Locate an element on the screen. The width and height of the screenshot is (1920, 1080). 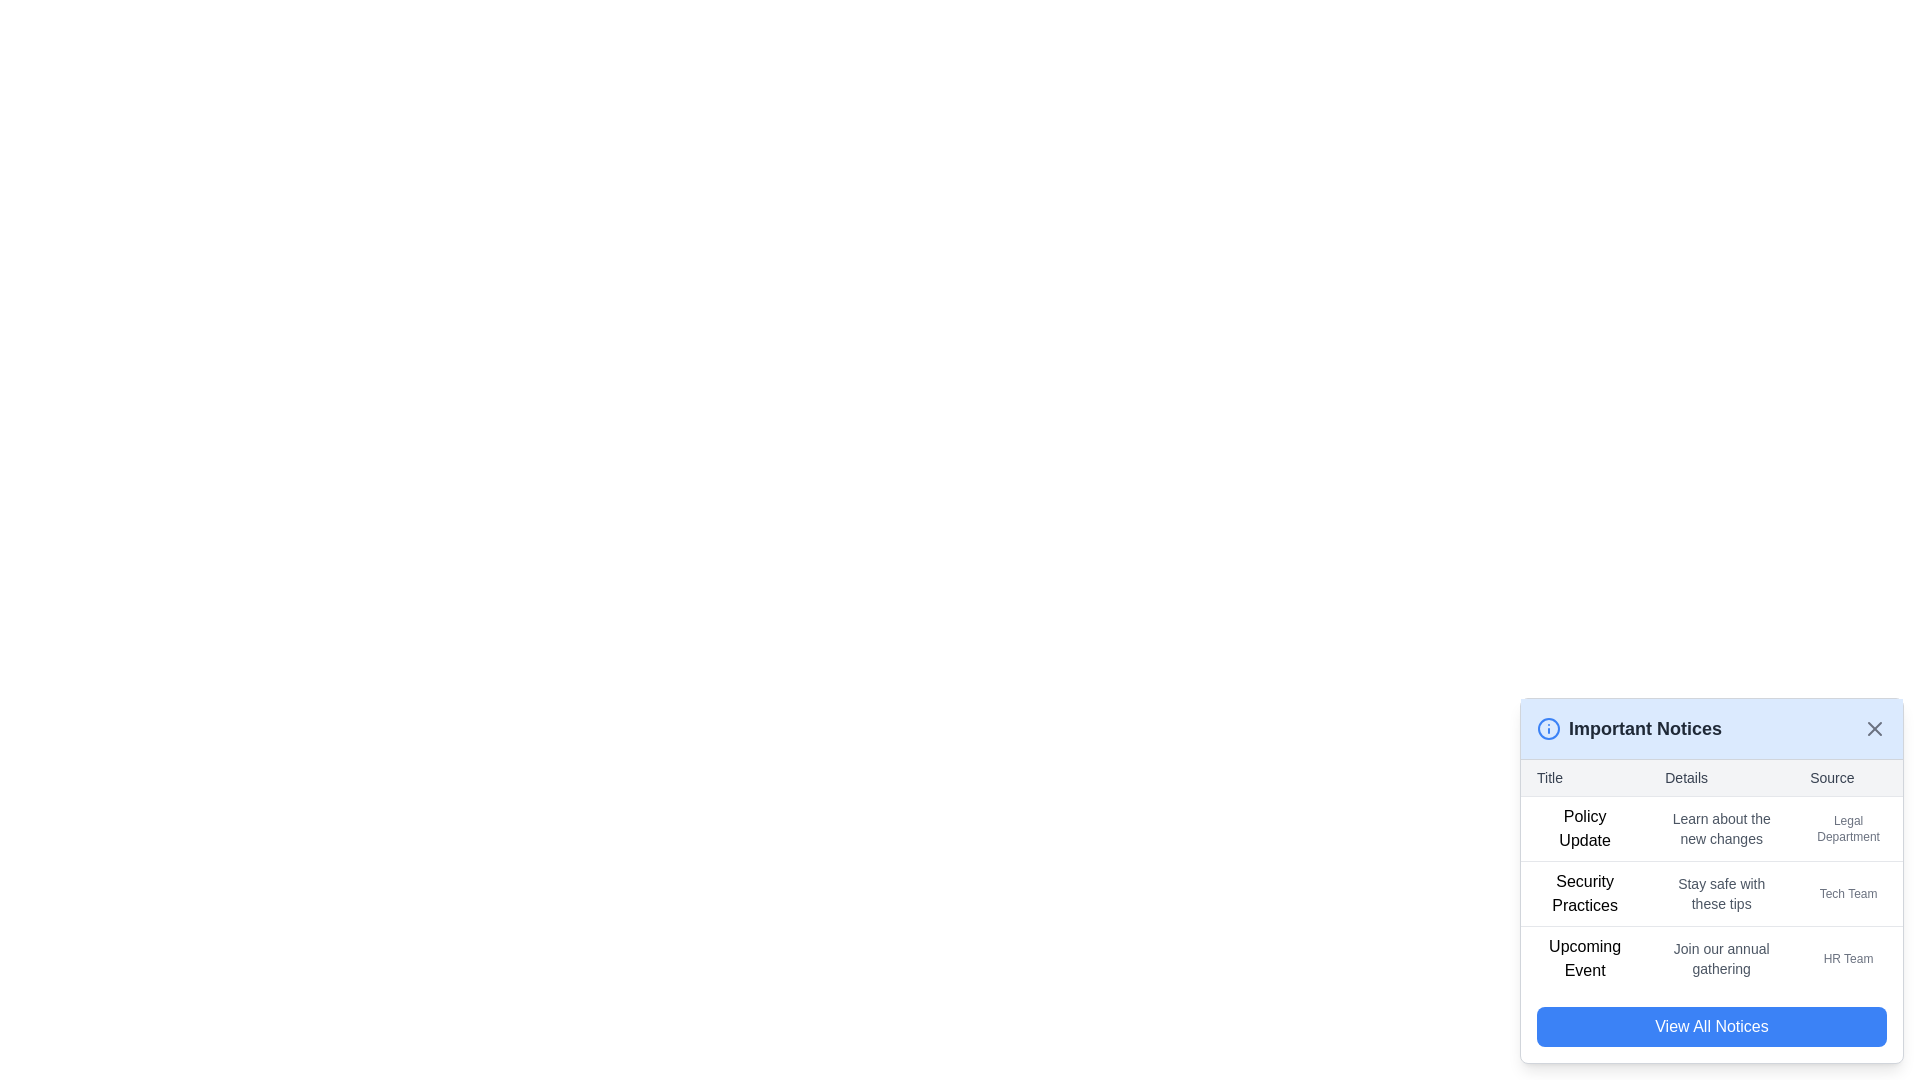
the 'Policy Update' text label, which is styled prominently in black and is located in the leftmost column of the 'Important Notices' table layout is located at coordinates (1584, 829).